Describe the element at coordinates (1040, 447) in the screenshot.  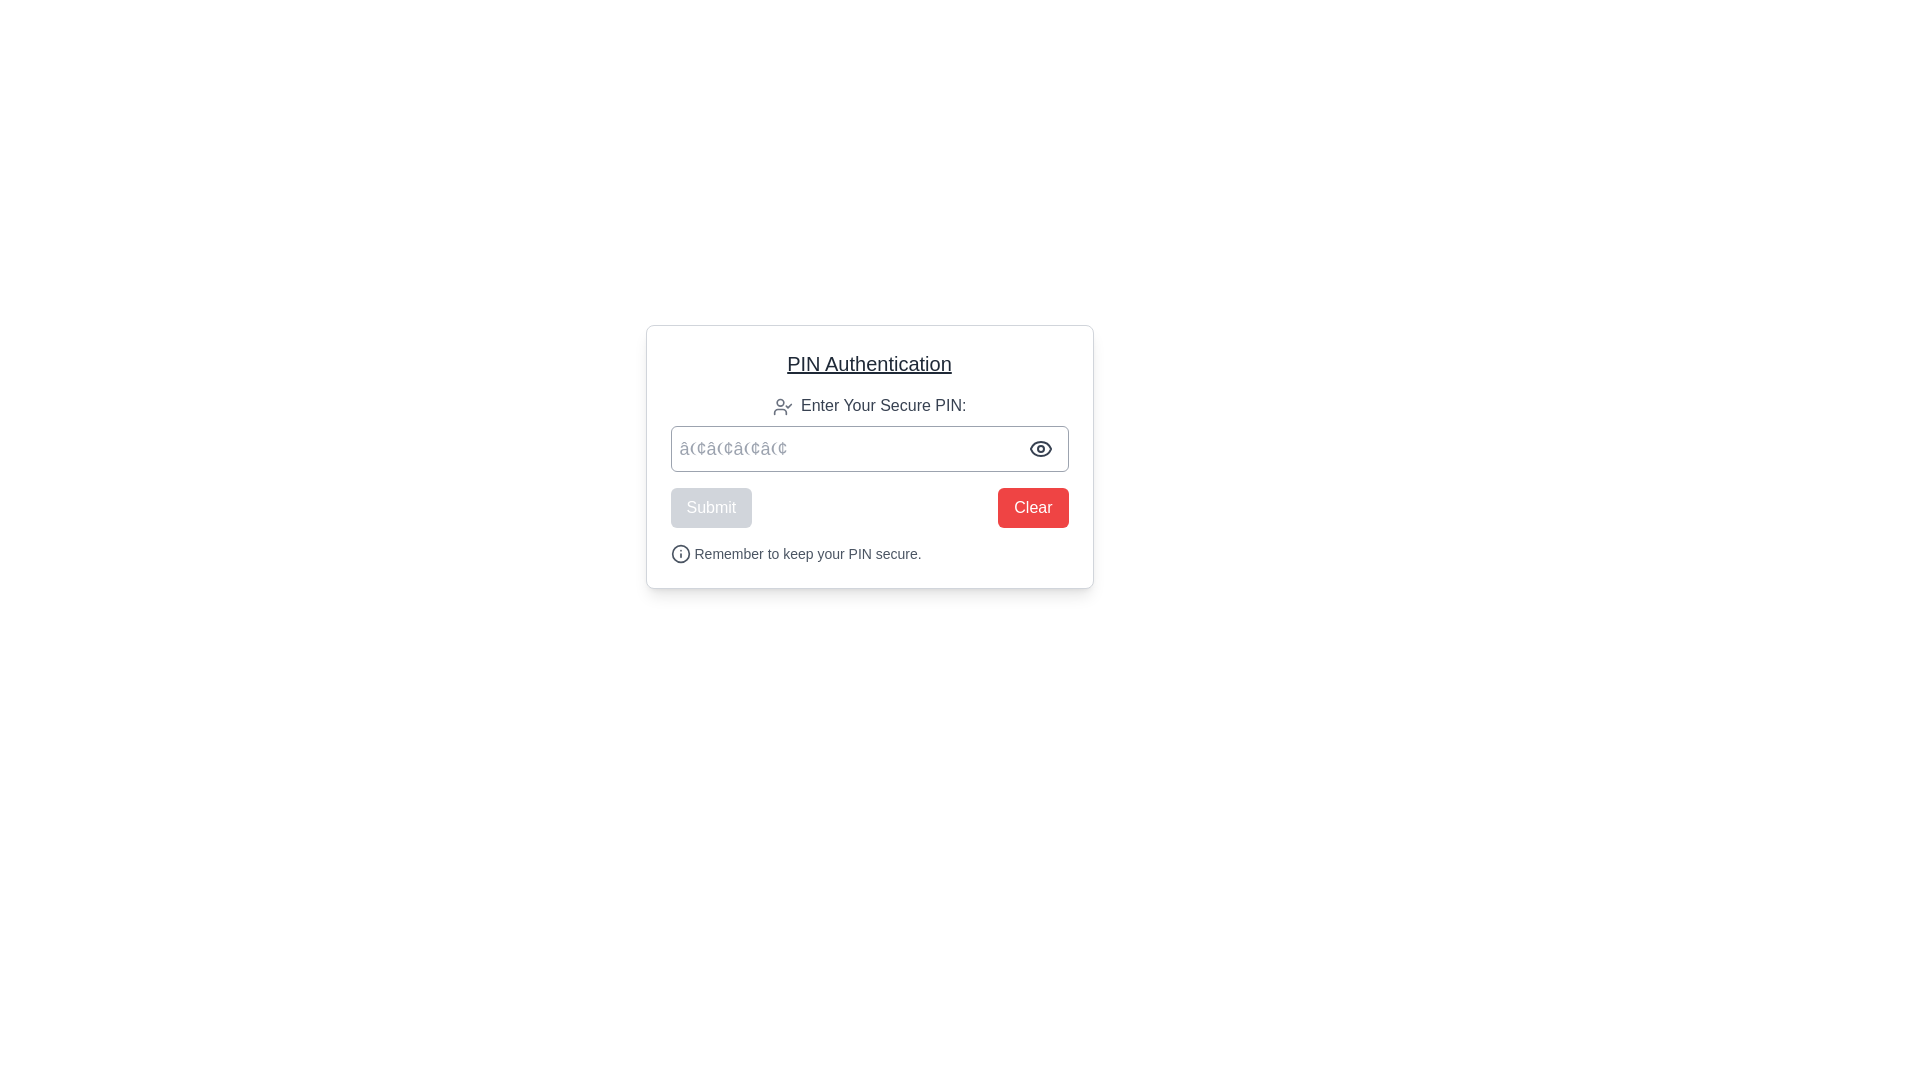
I see `the eye icon button` at that location.